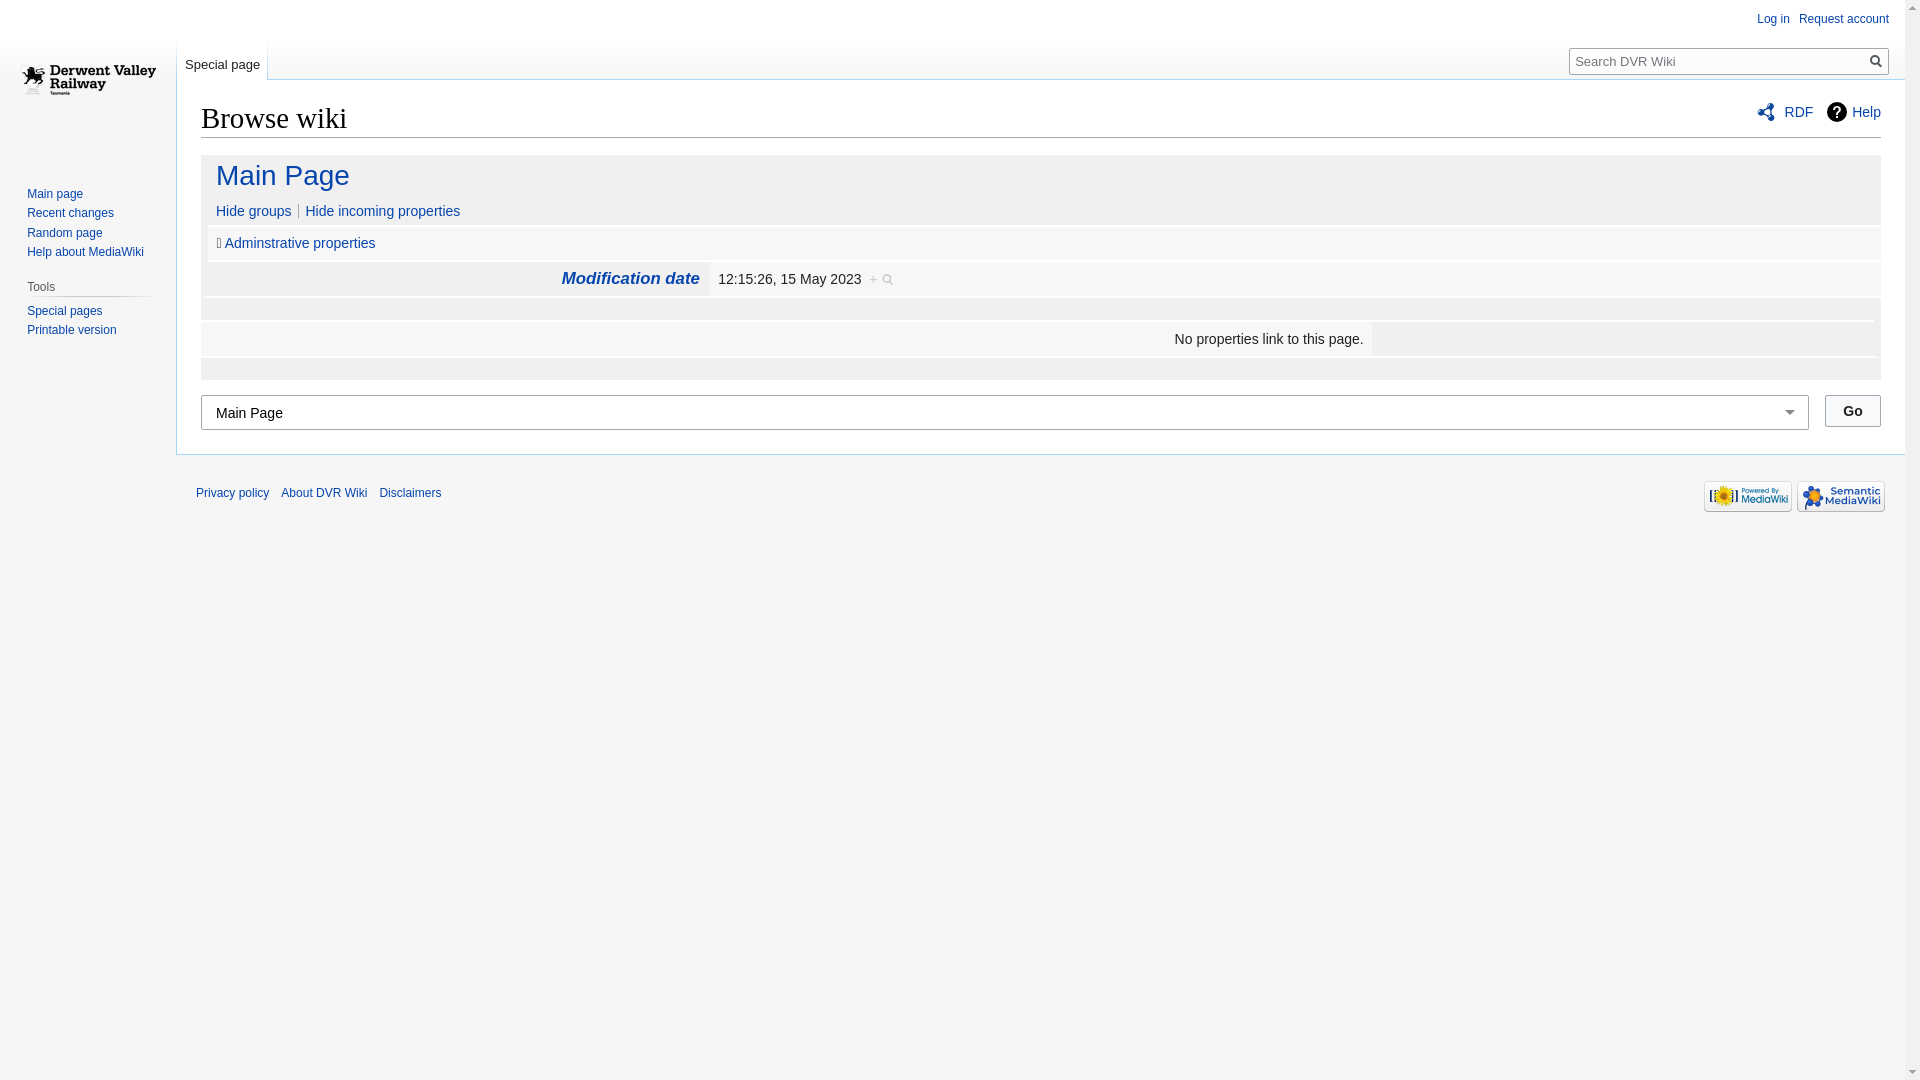  What do you see at coordinates (64, 311) in the screenshot?
I see `'Special pages'` at bounding box center [64, 311].